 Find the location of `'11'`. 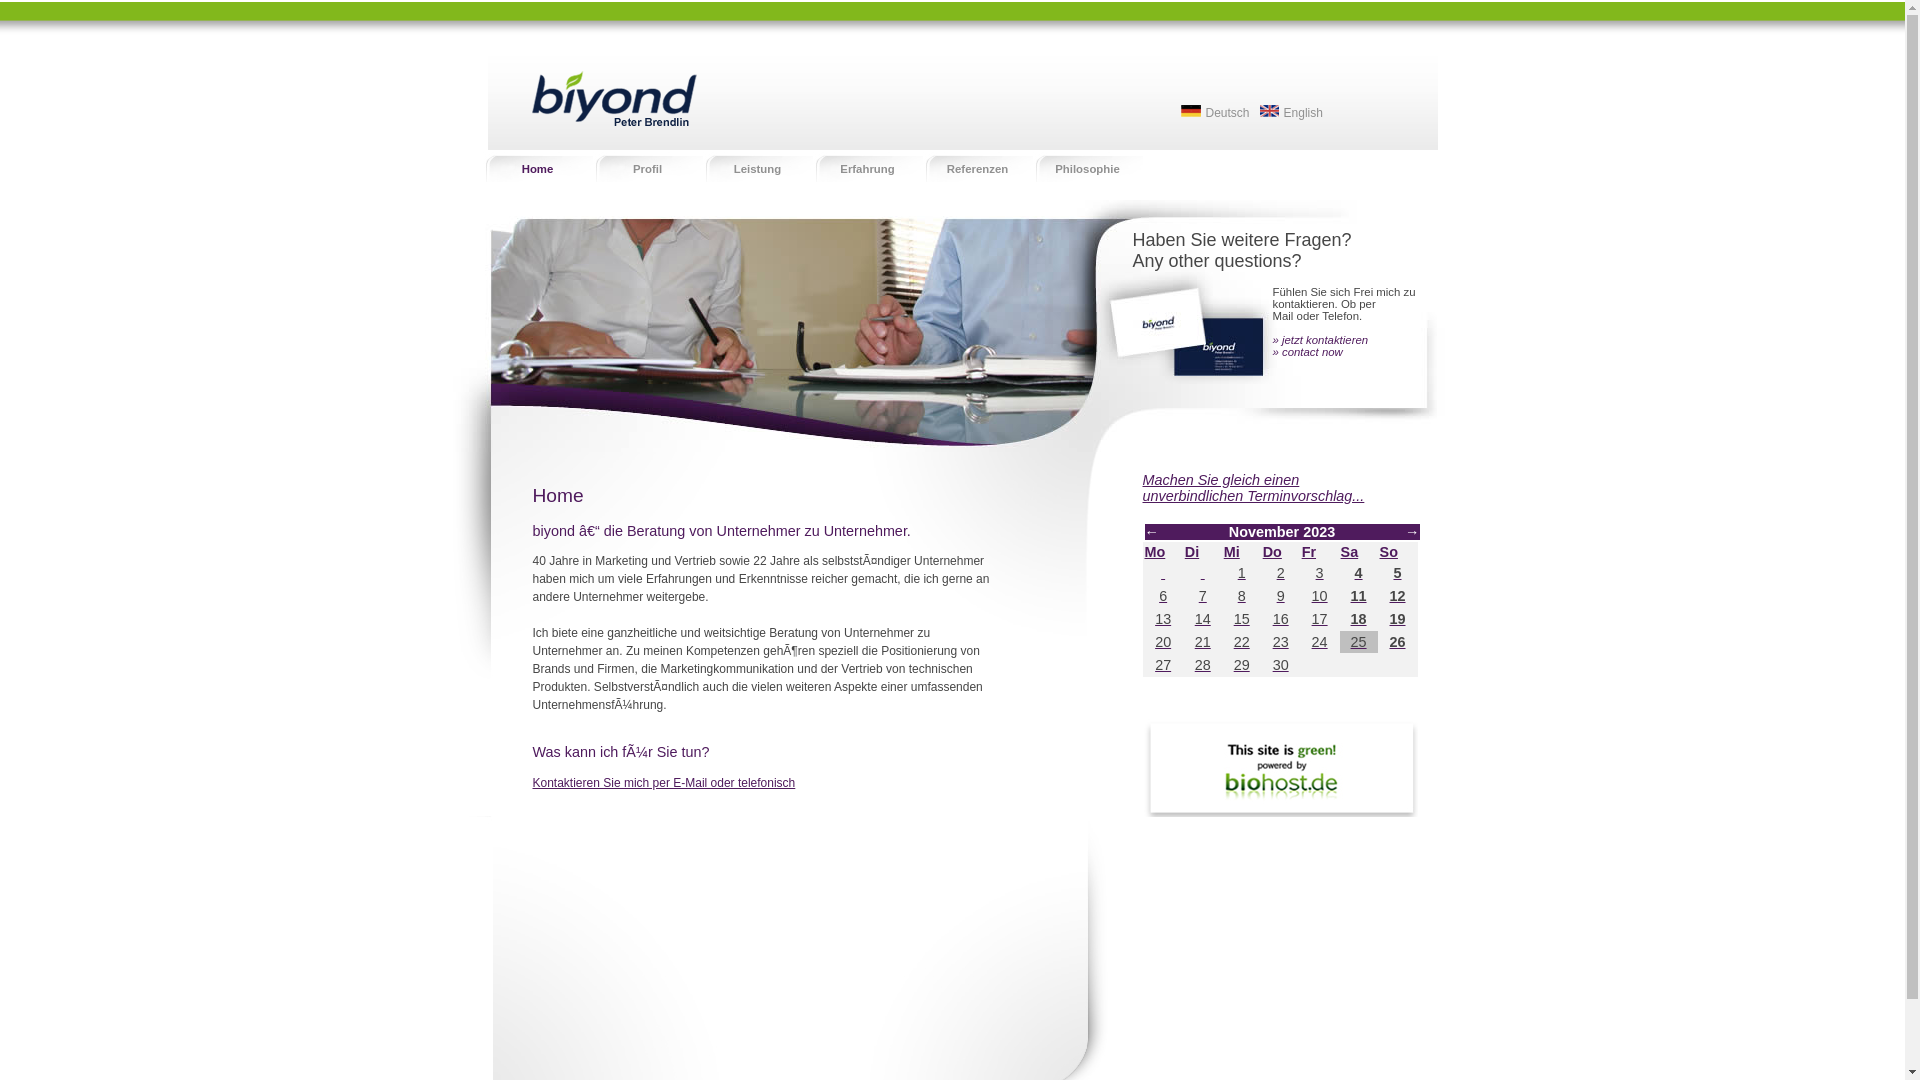

'11' is located at coordinates (1358, 595).